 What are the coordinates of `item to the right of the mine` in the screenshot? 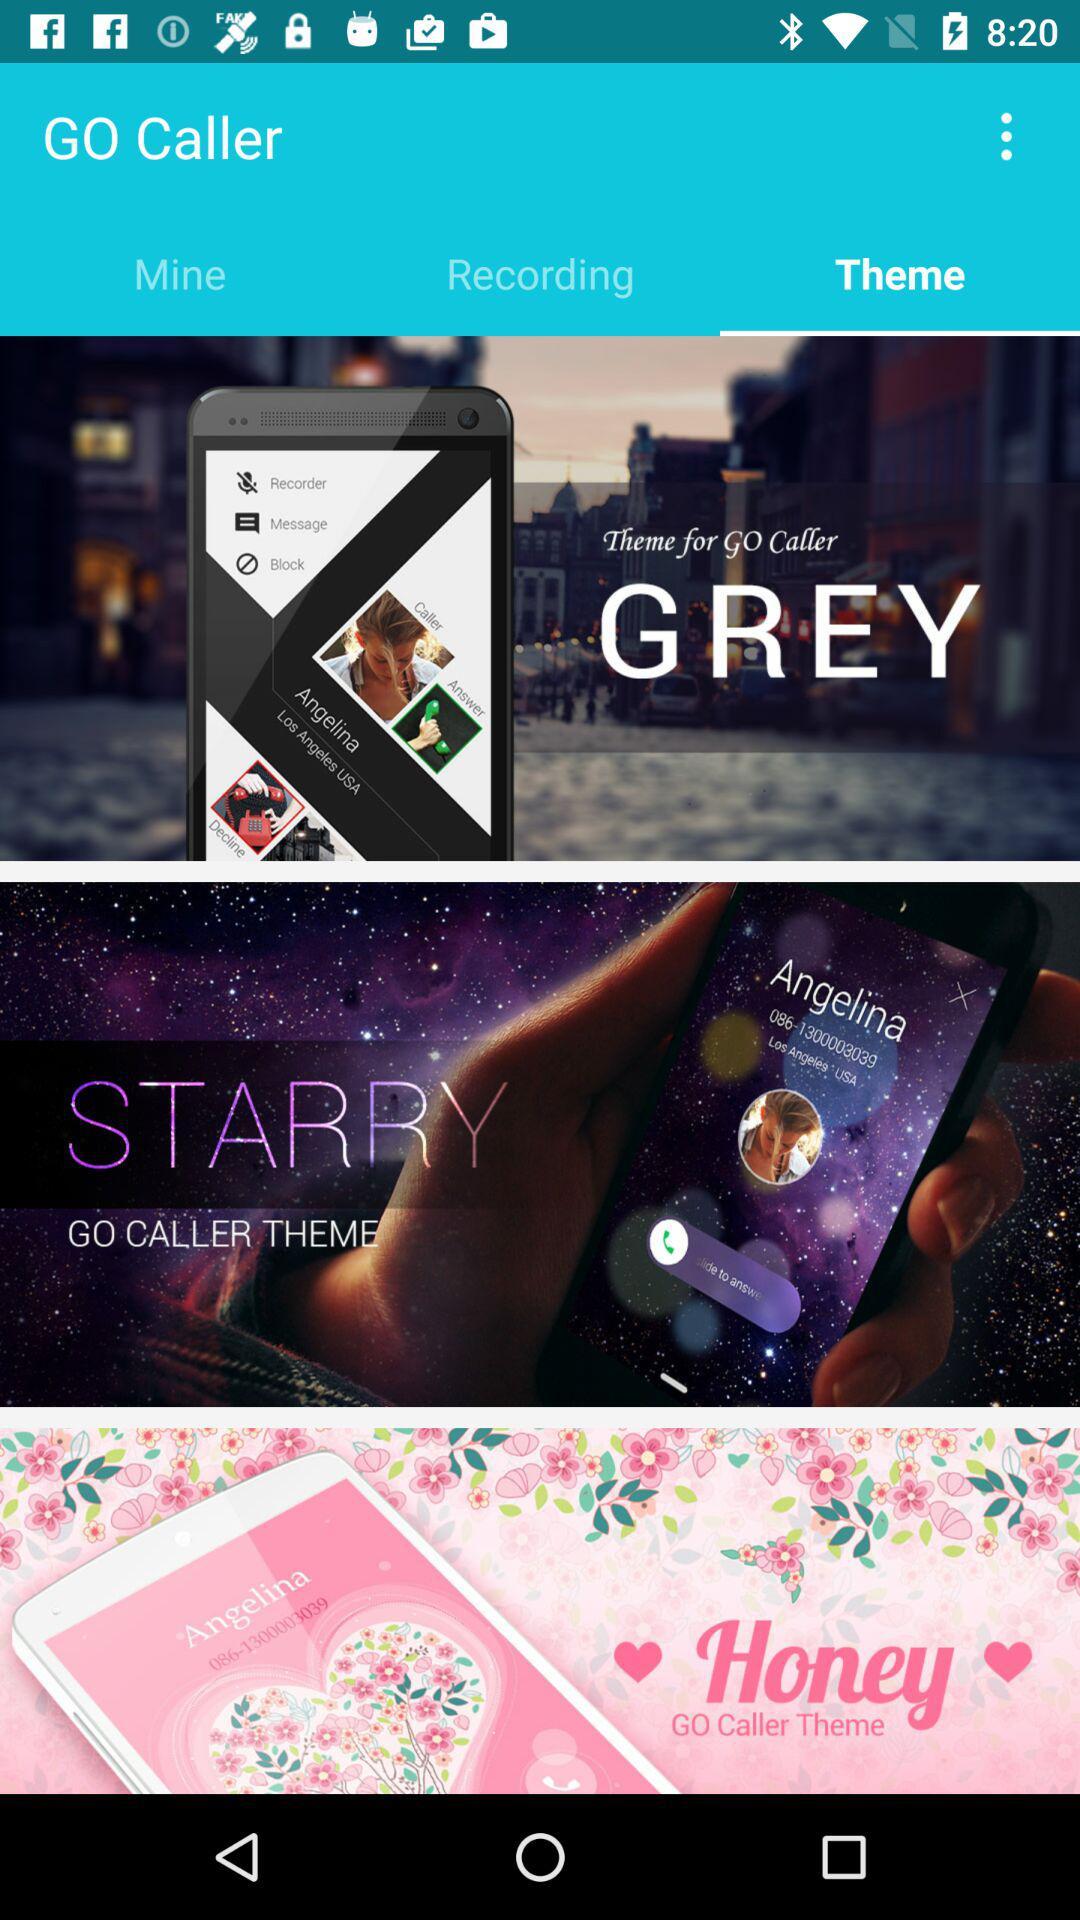 It's located at (540, 272).